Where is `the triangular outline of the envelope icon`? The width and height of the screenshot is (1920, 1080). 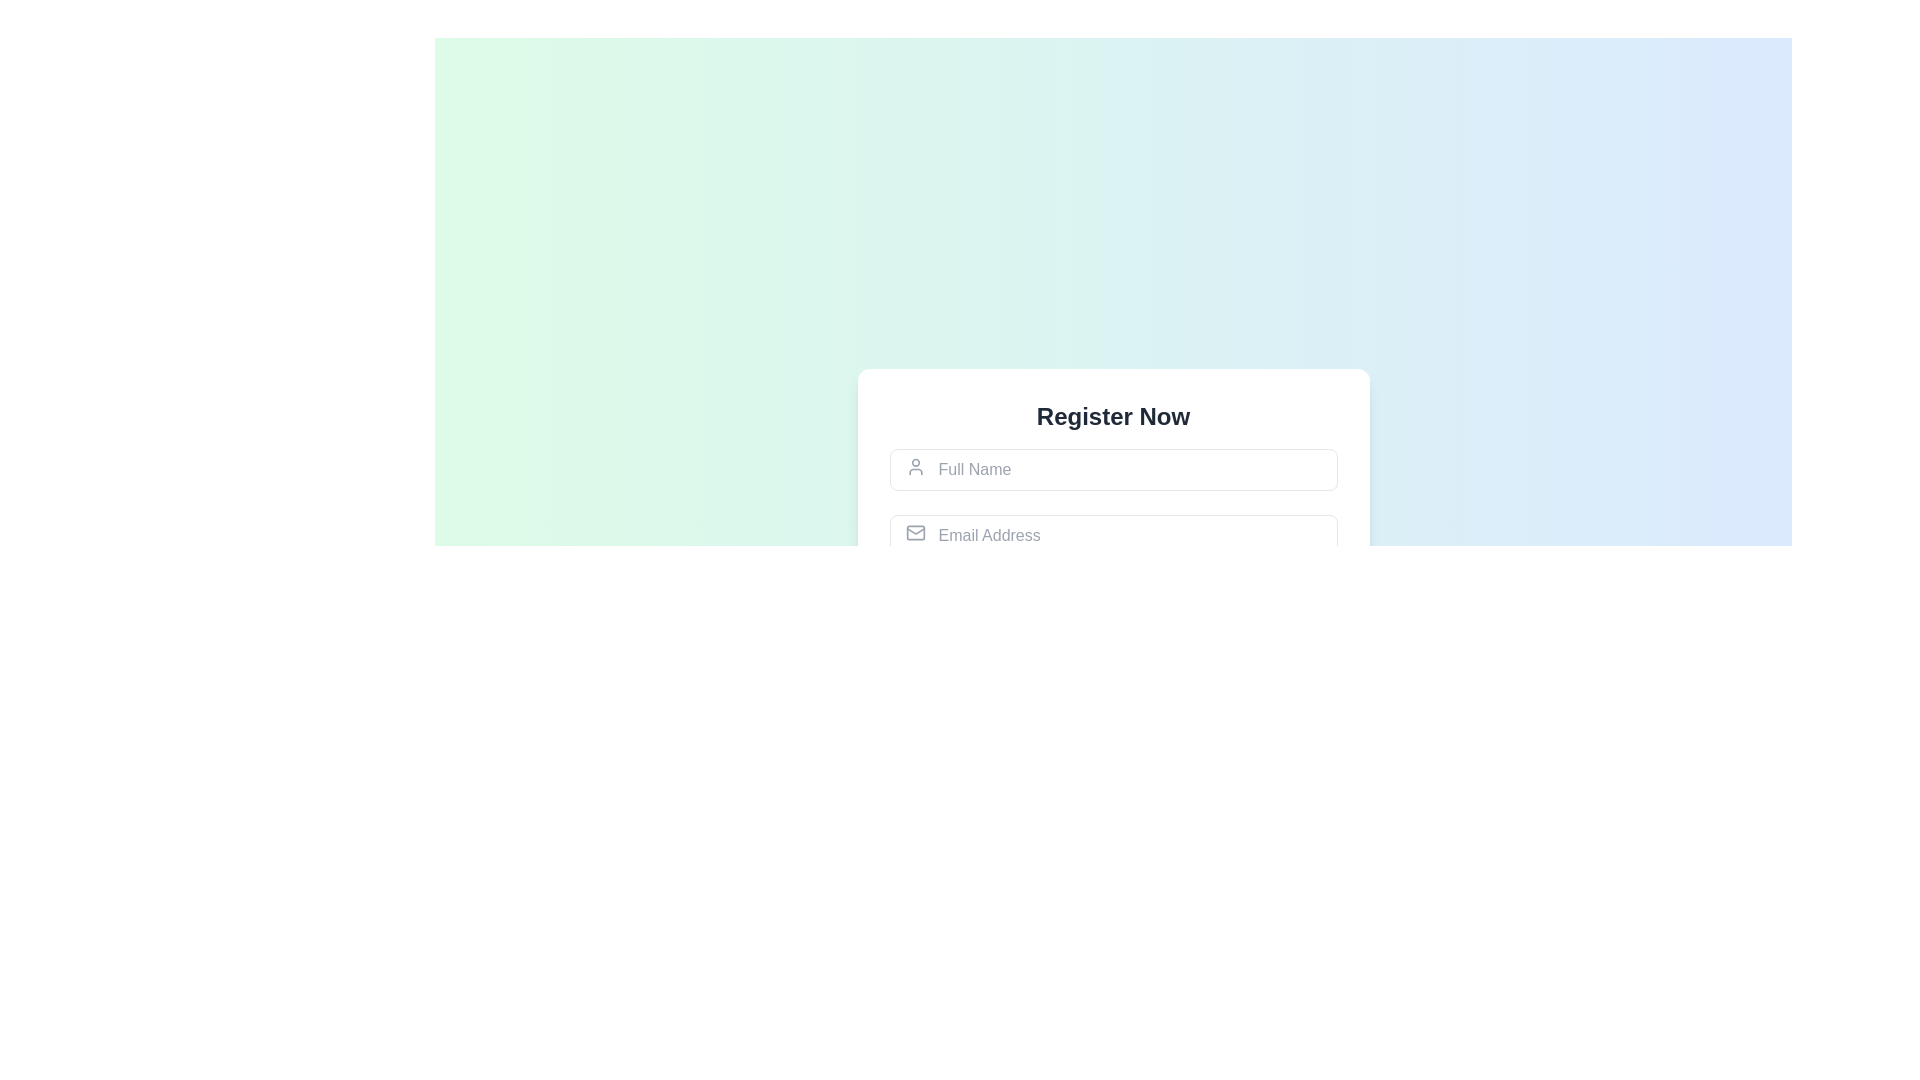 the triangular outline of the envelope icon is located at coordinates (914, 530).